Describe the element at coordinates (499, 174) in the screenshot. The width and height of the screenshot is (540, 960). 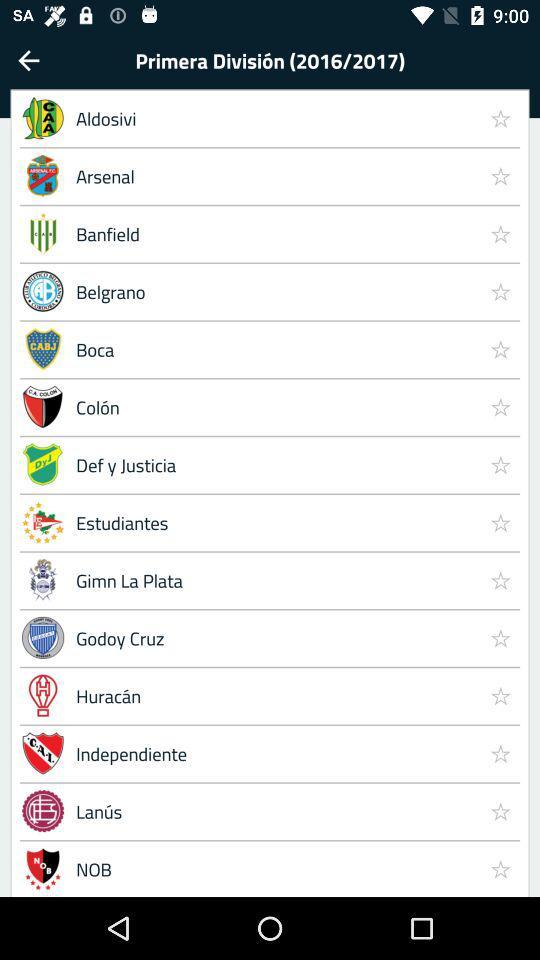
I see `the icon next to aldosivi` at that location.